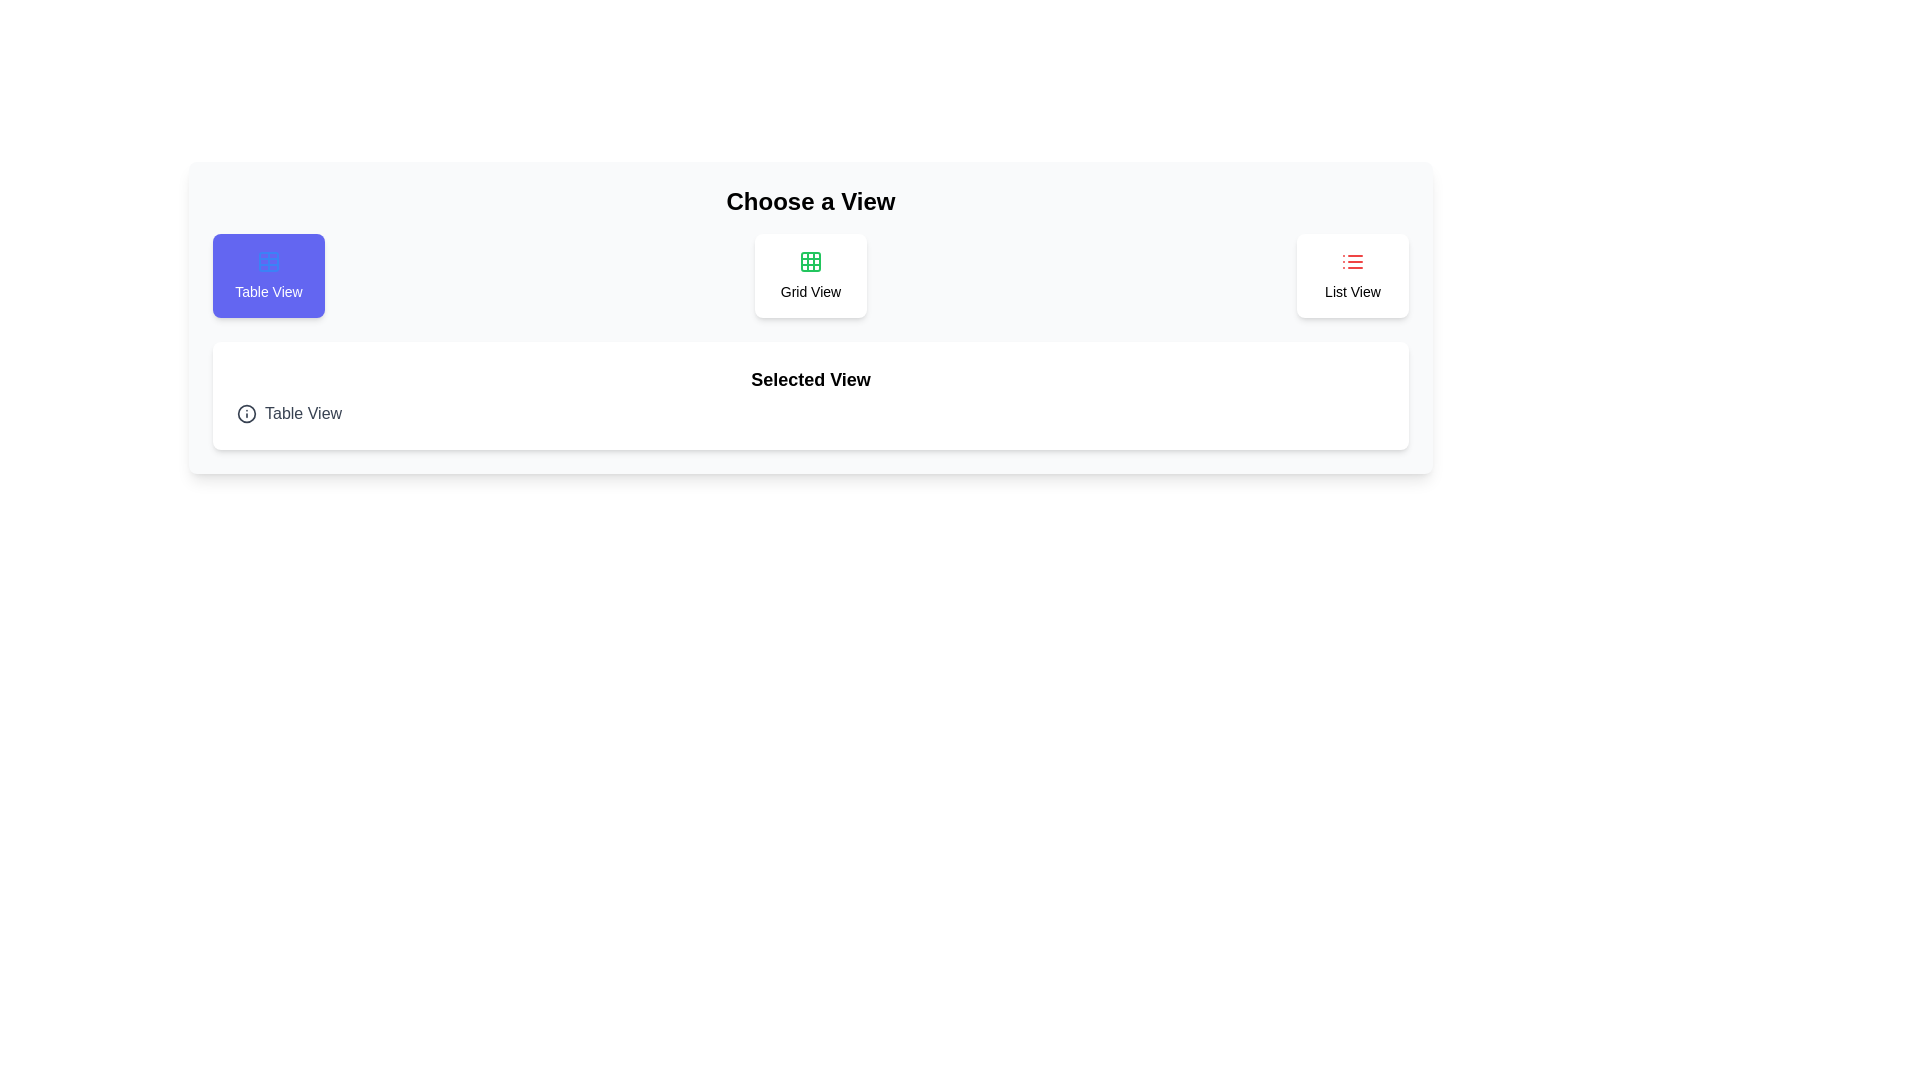 This screenshot has width=1920, height=1080. Describe the element at coordinates (1353, 276) in the screenshot. I see `the 'List View' selectable card` at that location.